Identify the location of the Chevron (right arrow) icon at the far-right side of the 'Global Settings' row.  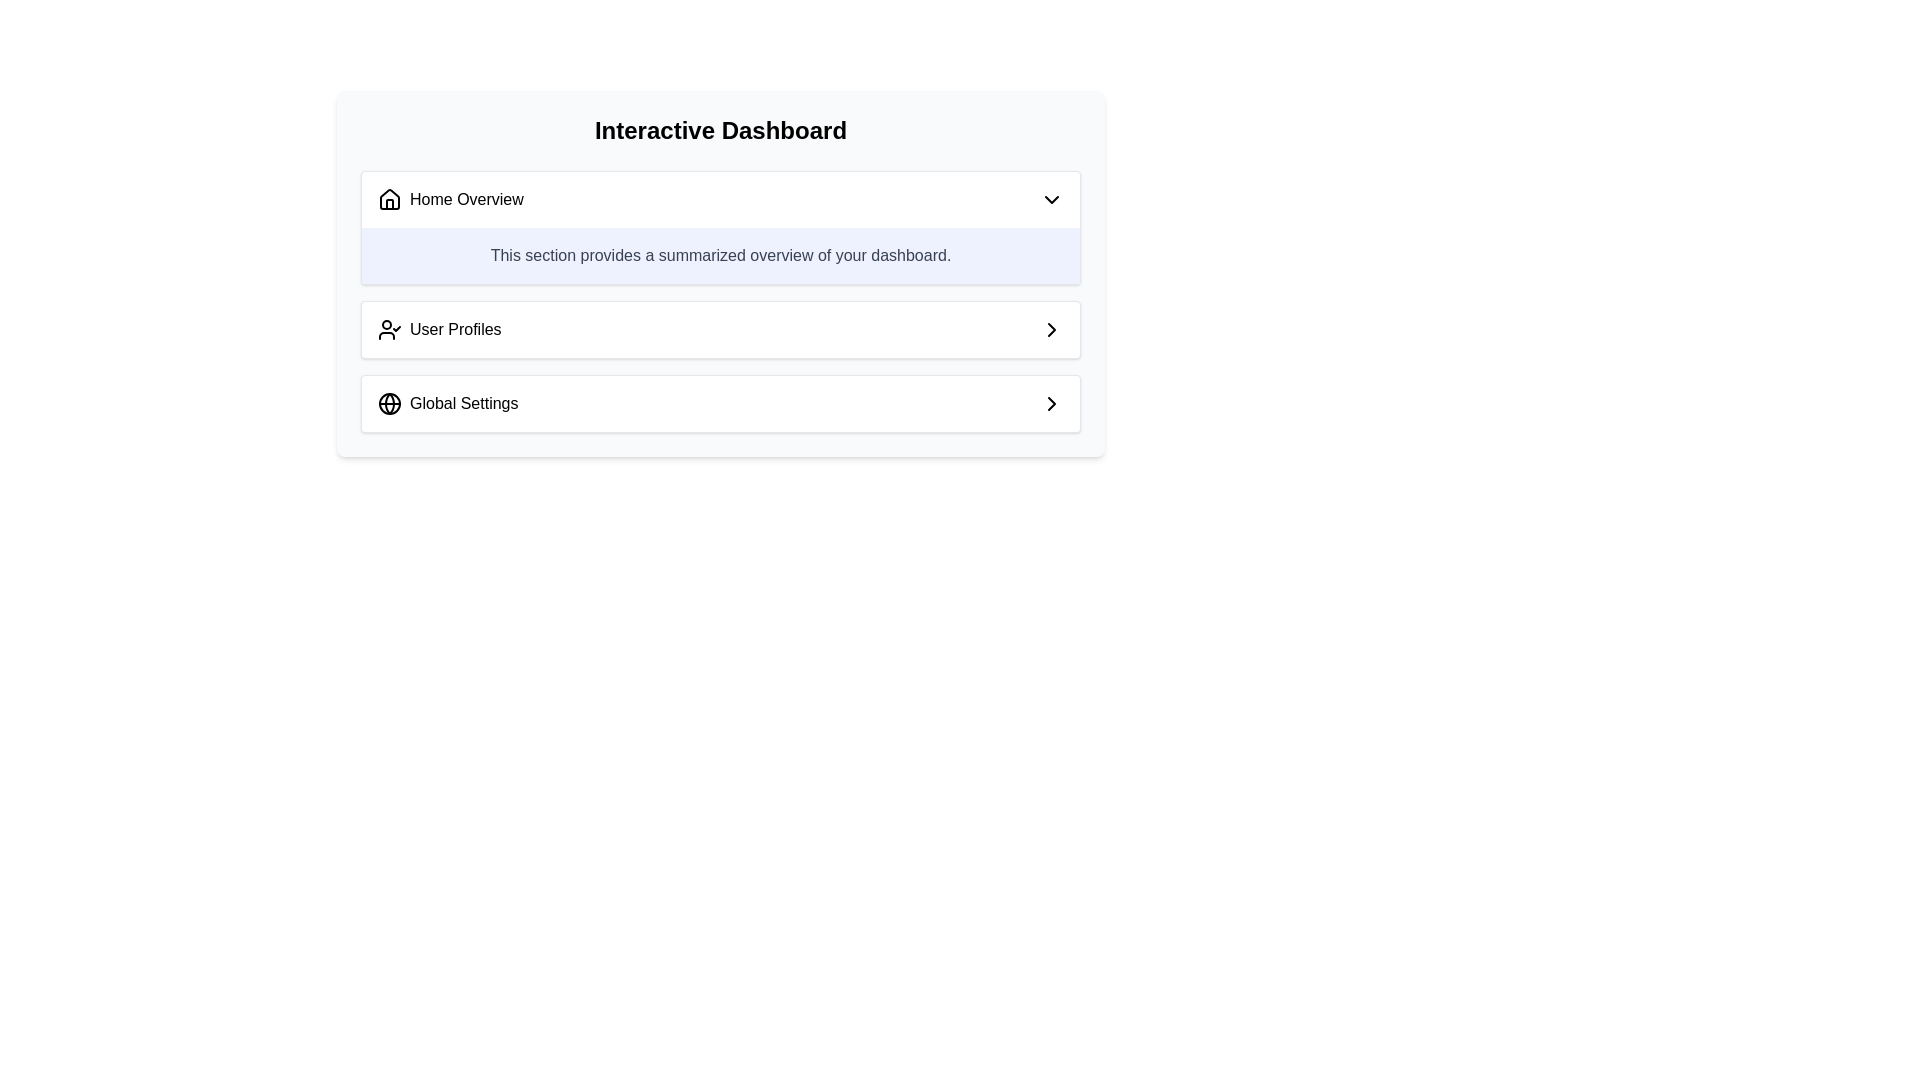
(1050, 404).